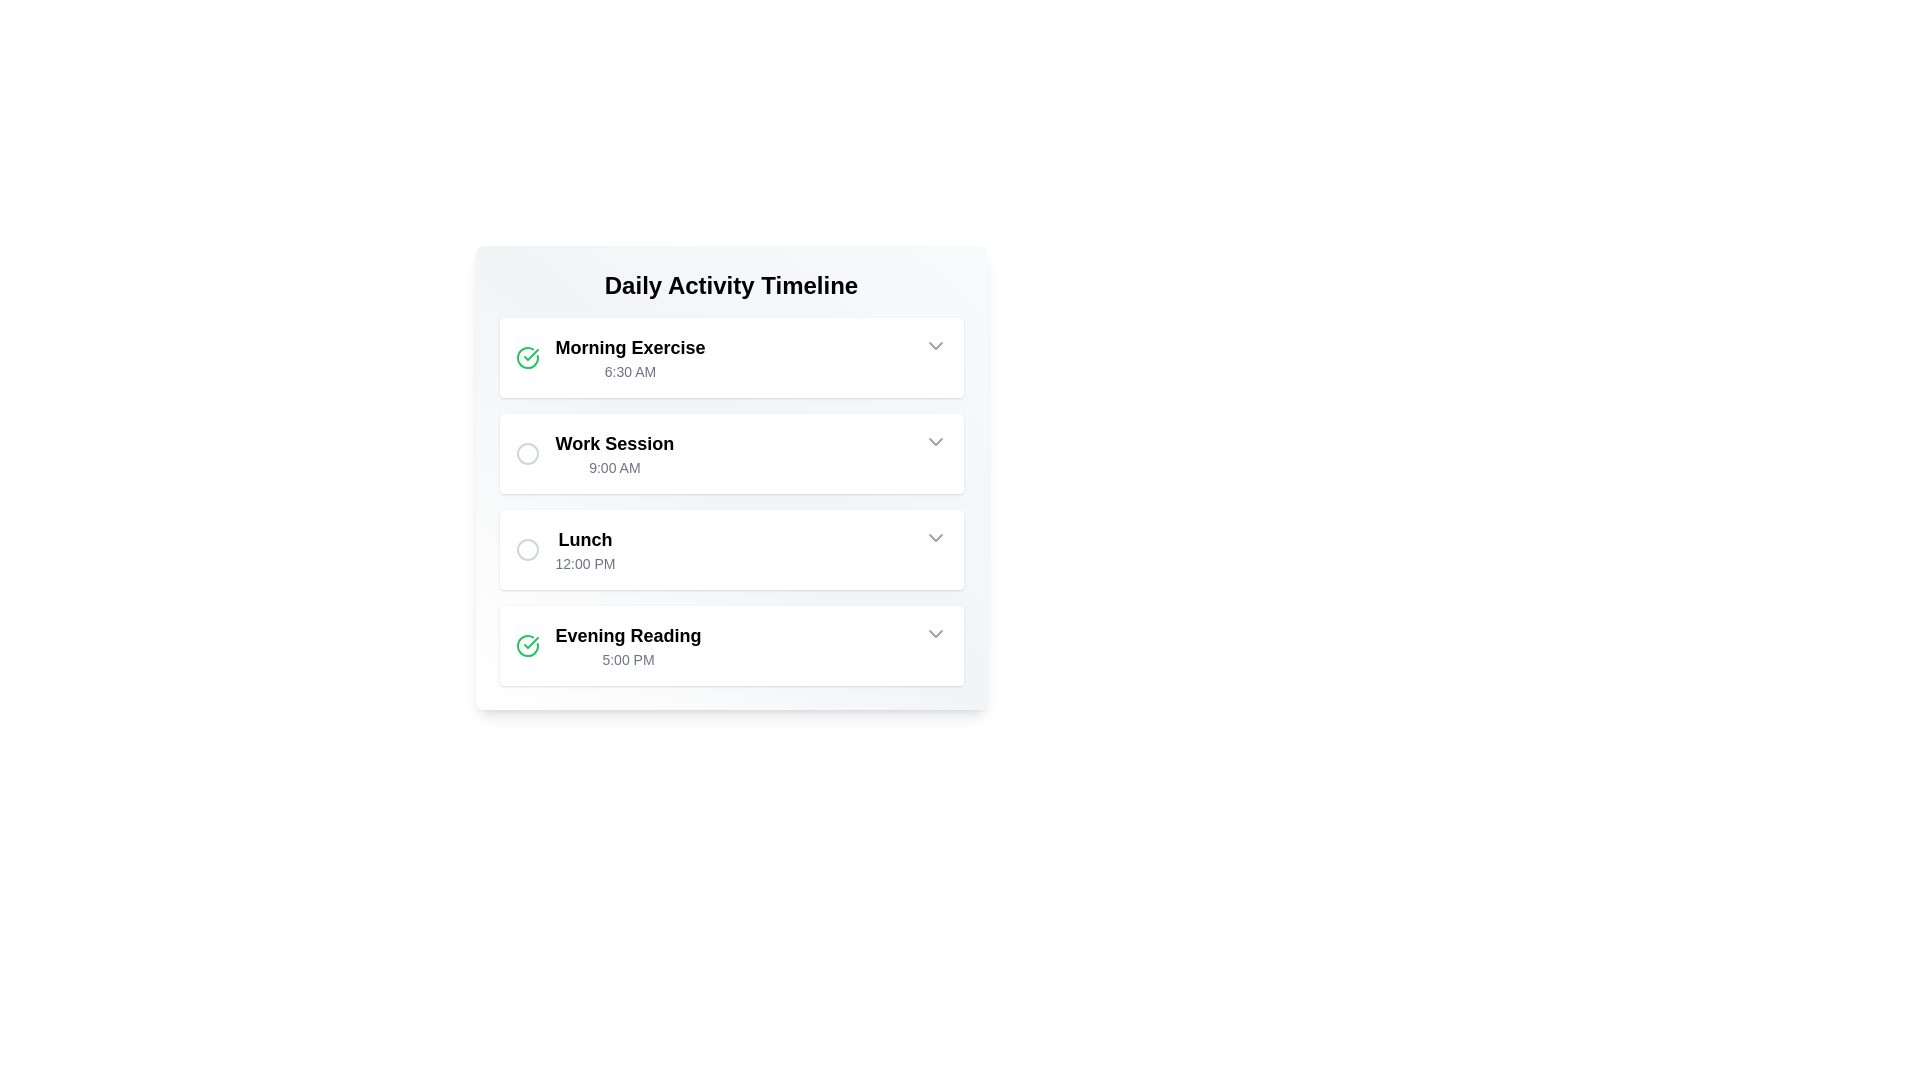 The height and width of the screenshot is (1080, 1920). I want to click on the textual information block titled 'Evening Reading', which represents a scheduled activity at 5:00 PM in the user's activity timeline, located in the lower part of the 'Daily Activity Timeline', so click(627, 645).